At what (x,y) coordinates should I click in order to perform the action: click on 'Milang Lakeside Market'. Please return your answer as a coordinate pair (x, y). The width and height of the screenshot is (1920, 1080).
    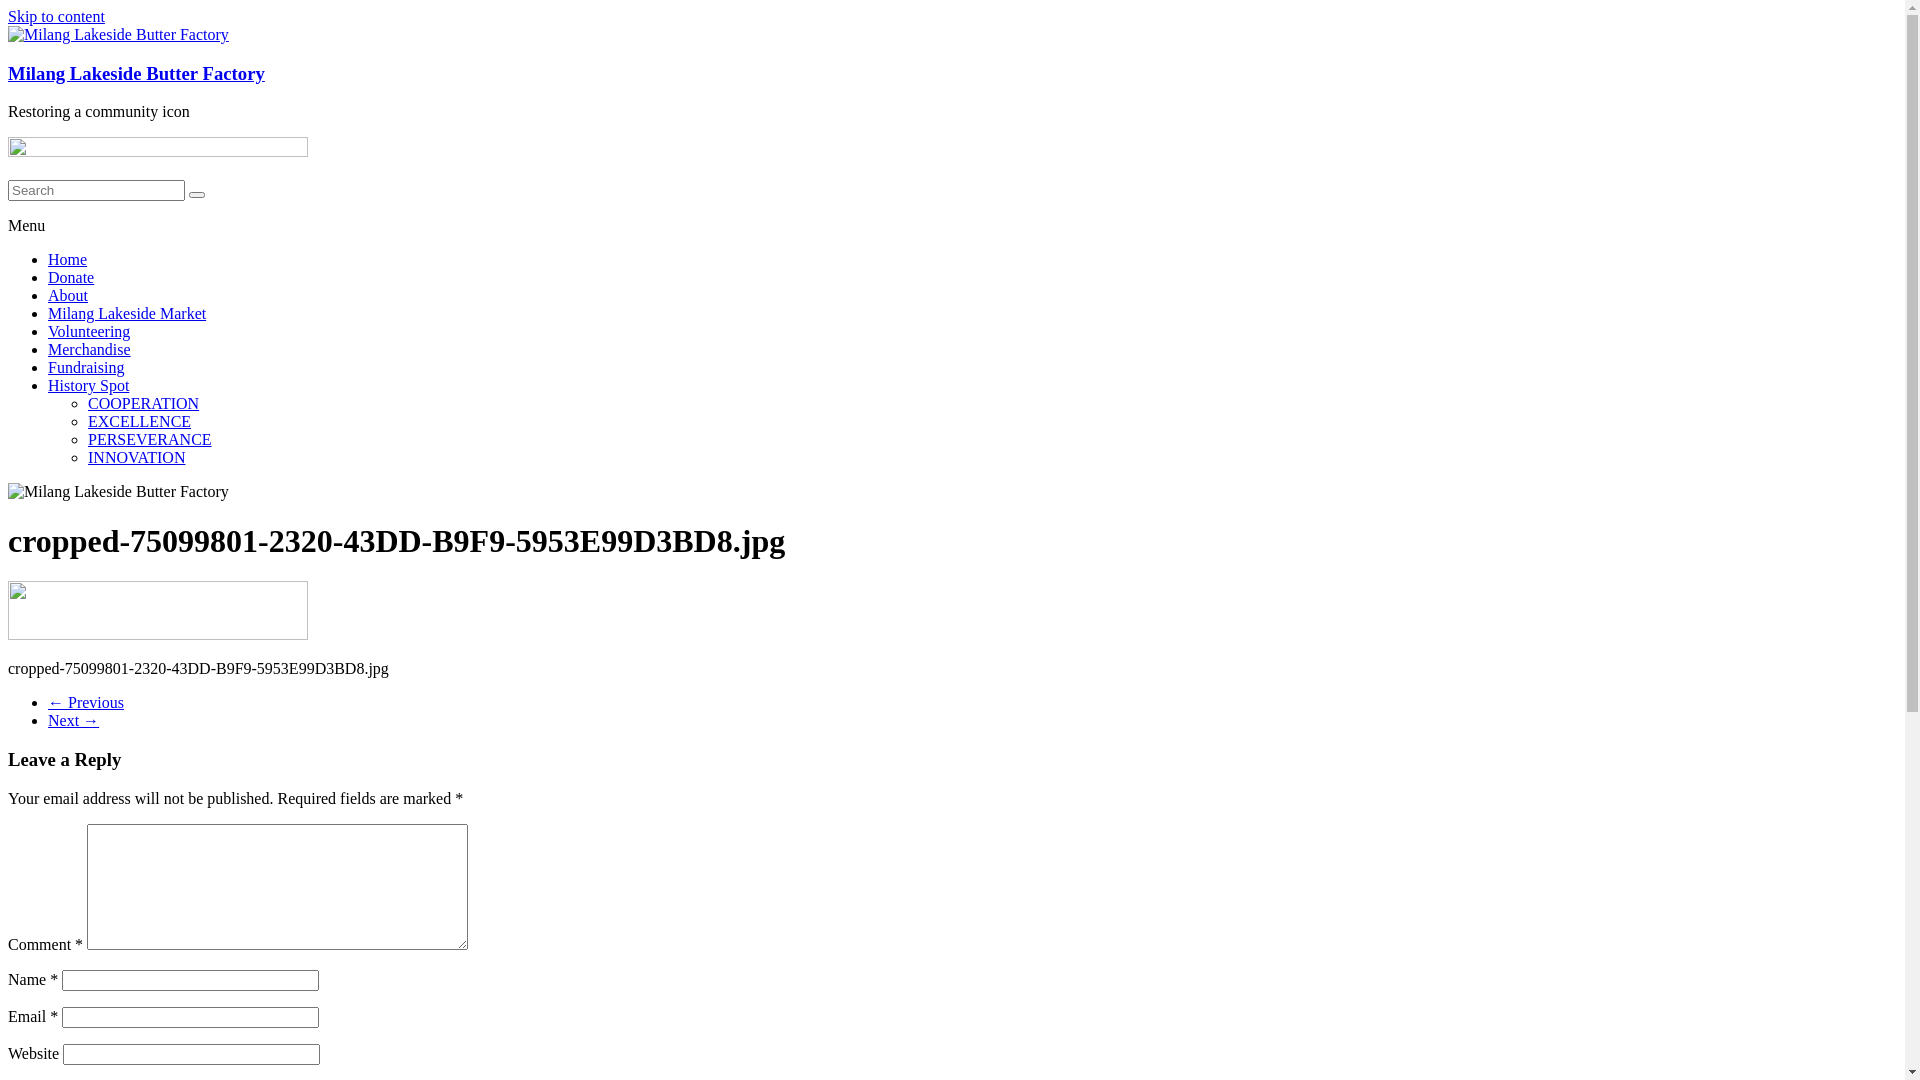
    Looking at the image, I should click on (48, 313).